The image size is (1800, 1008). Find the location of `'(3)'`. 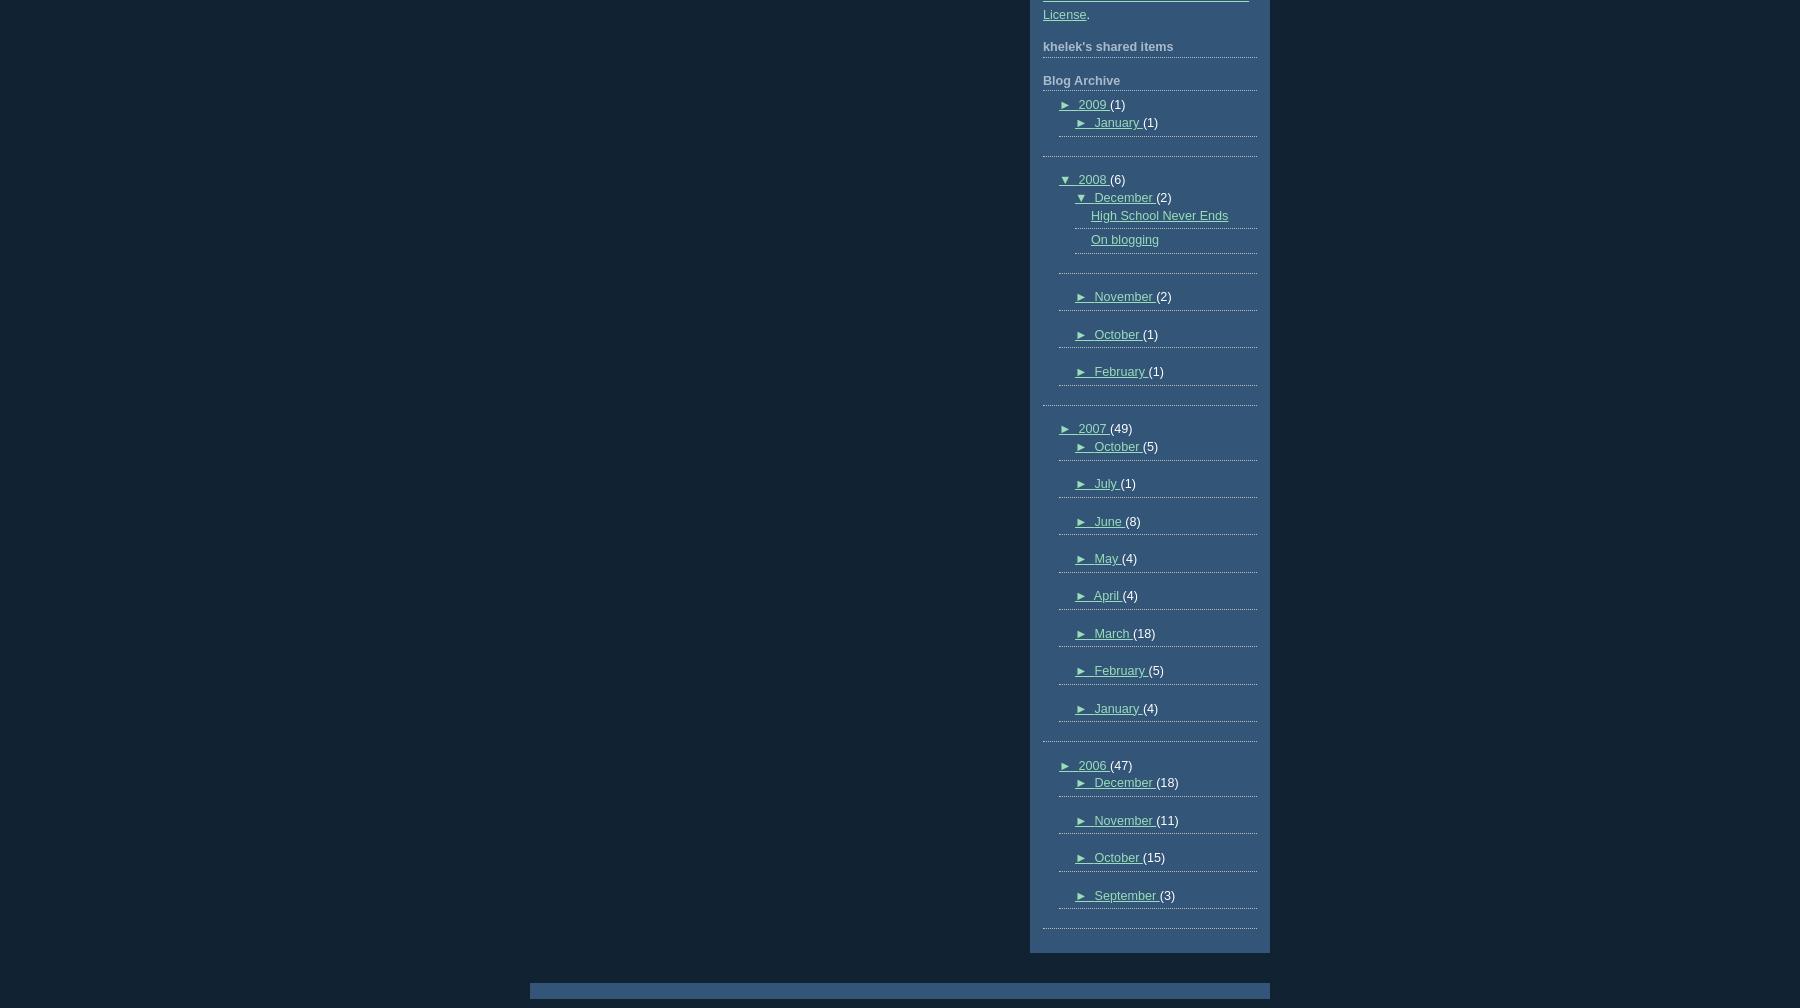

'(3)' is located at coordinates (1158, 895).